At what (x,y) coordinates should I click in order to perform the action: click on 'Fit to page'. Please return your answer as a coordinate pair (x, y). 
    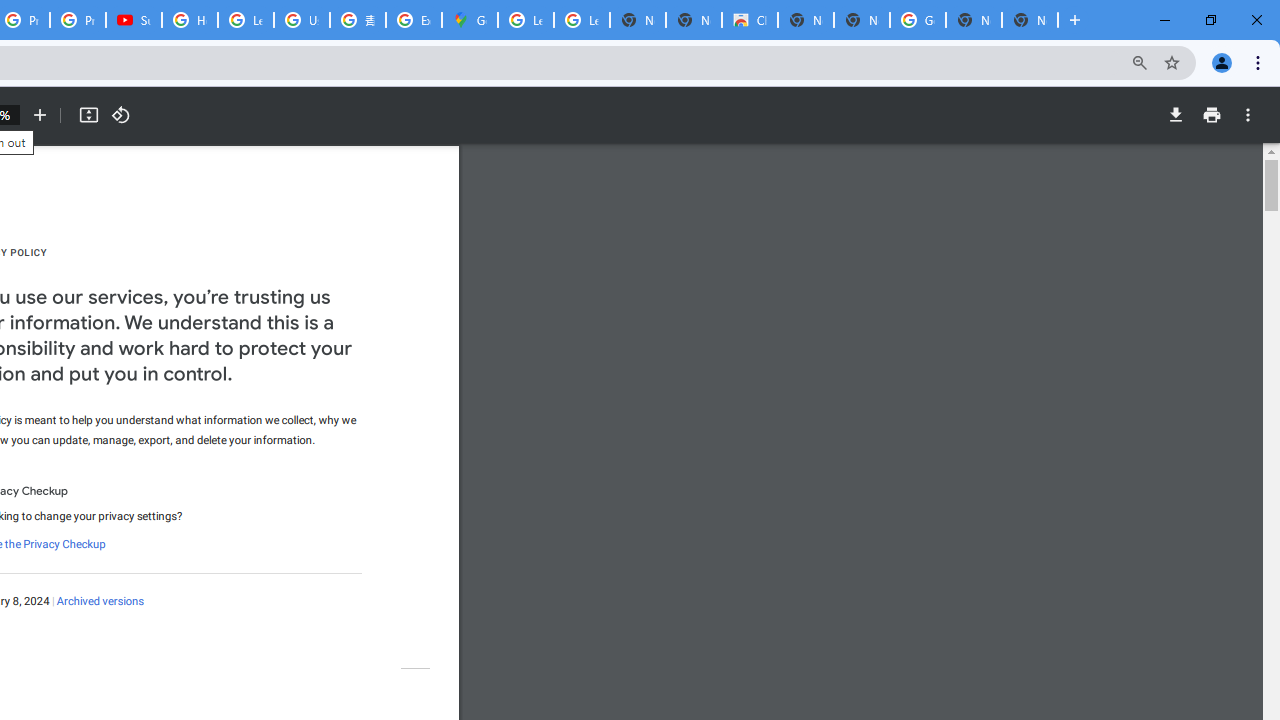
    Looking at the image, I should click on (87, 115).